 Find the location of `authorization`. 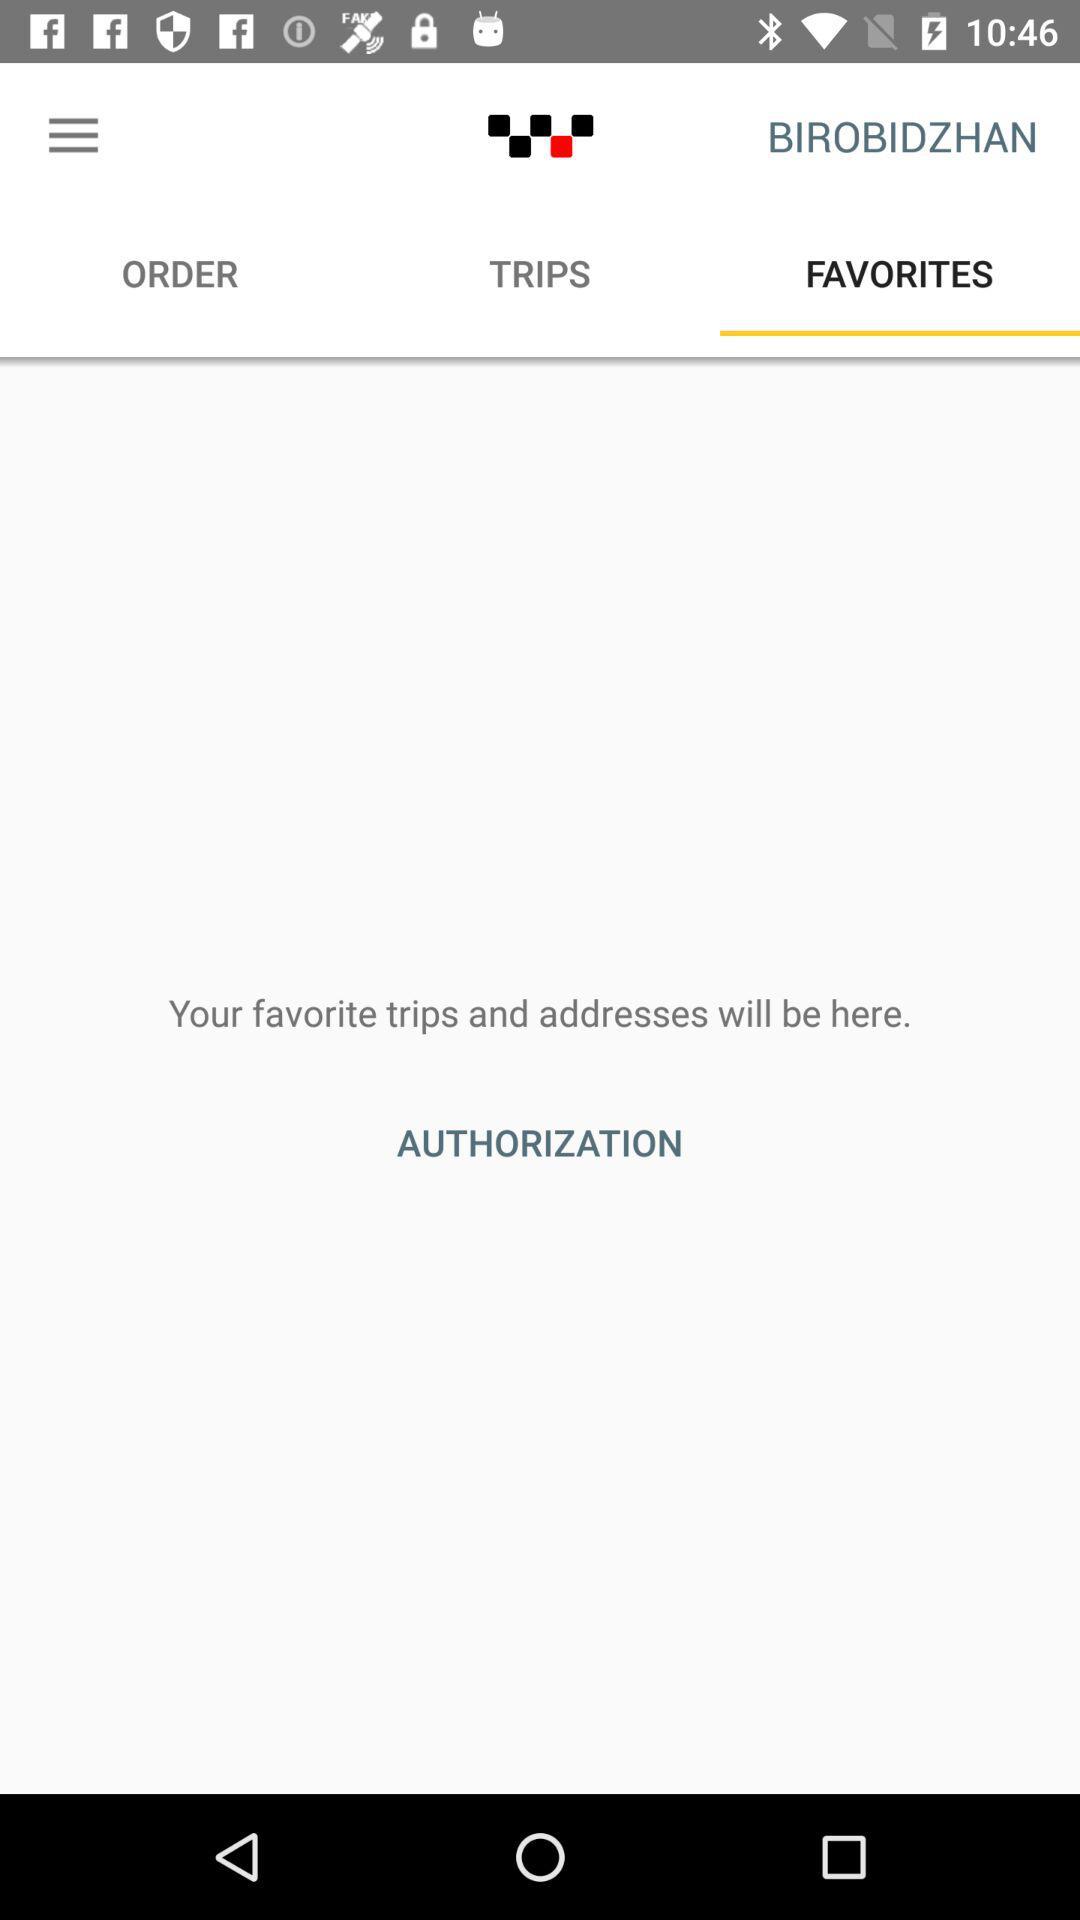

authorization is located at coordinates (540, 1142).